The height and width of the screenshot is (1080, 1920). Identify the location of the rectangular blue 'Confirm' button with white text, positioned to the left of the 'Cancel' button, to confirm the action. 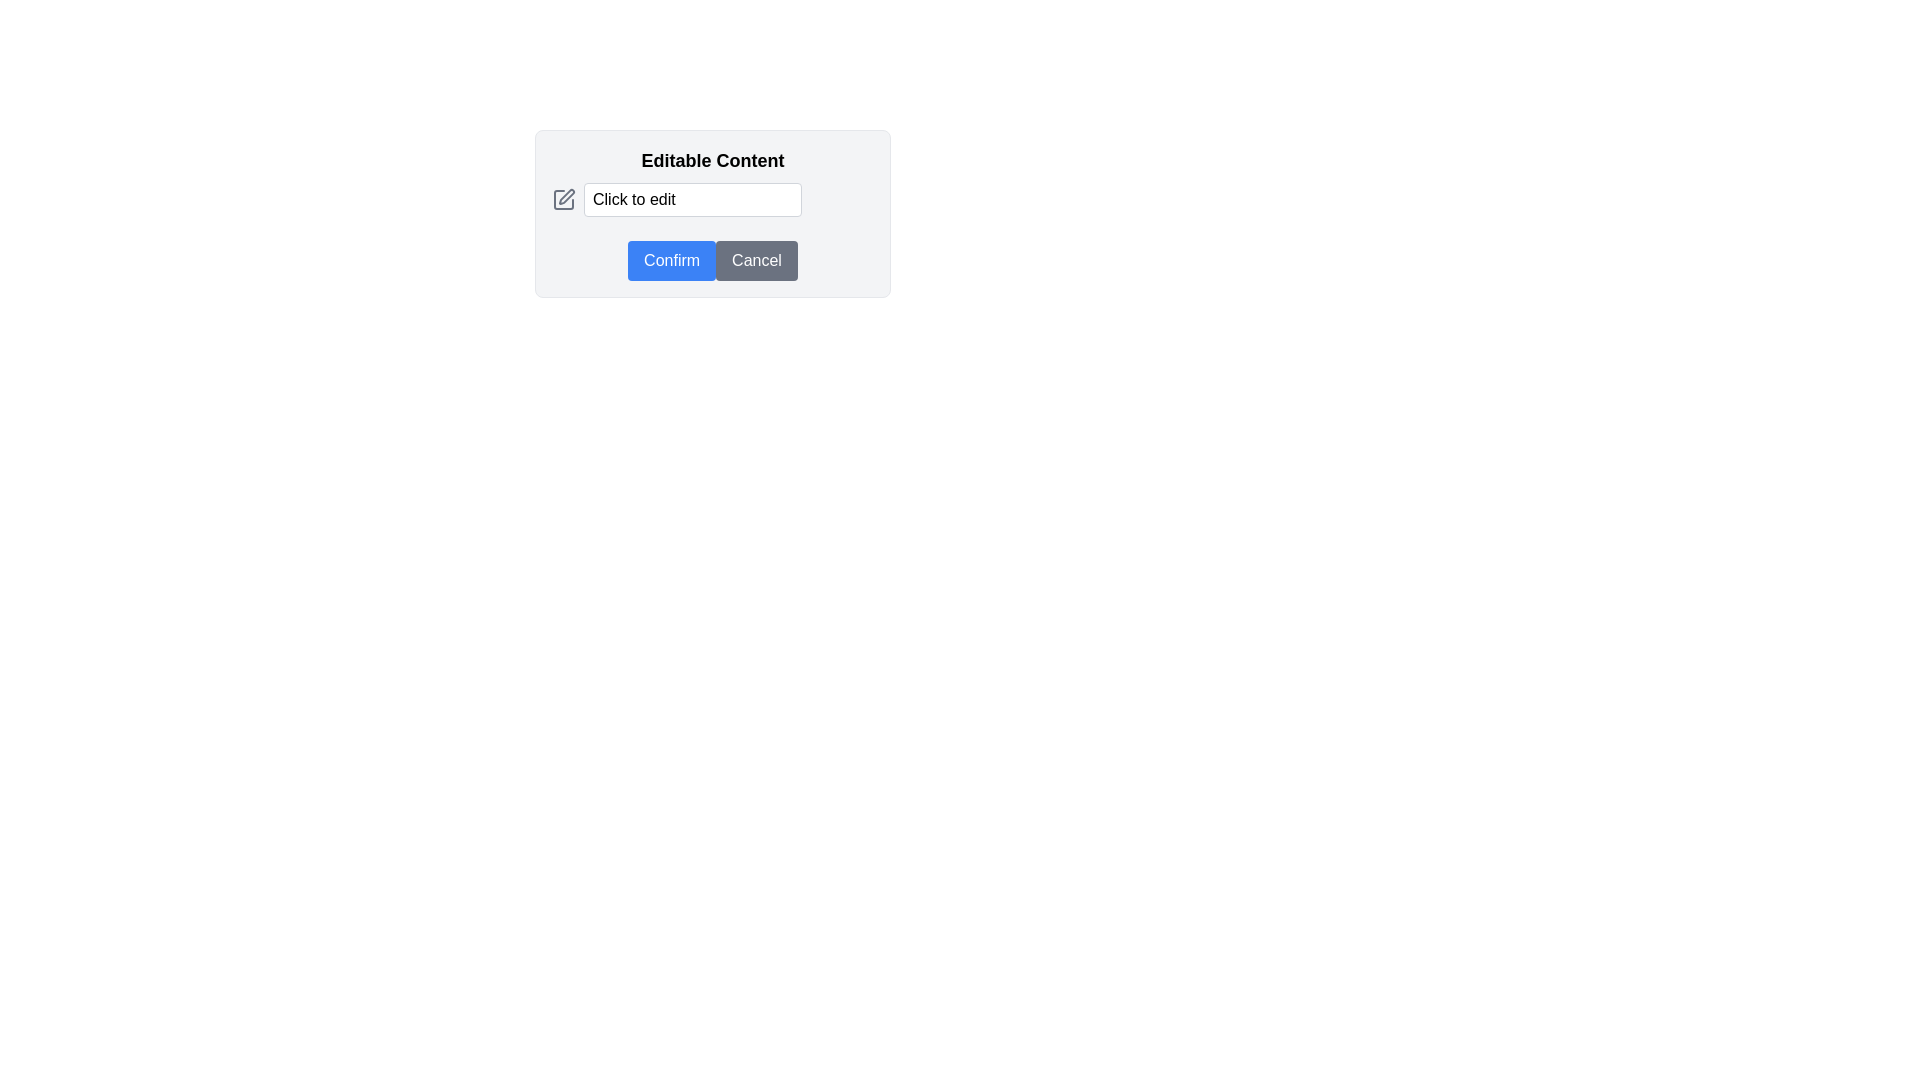
(672, 260).